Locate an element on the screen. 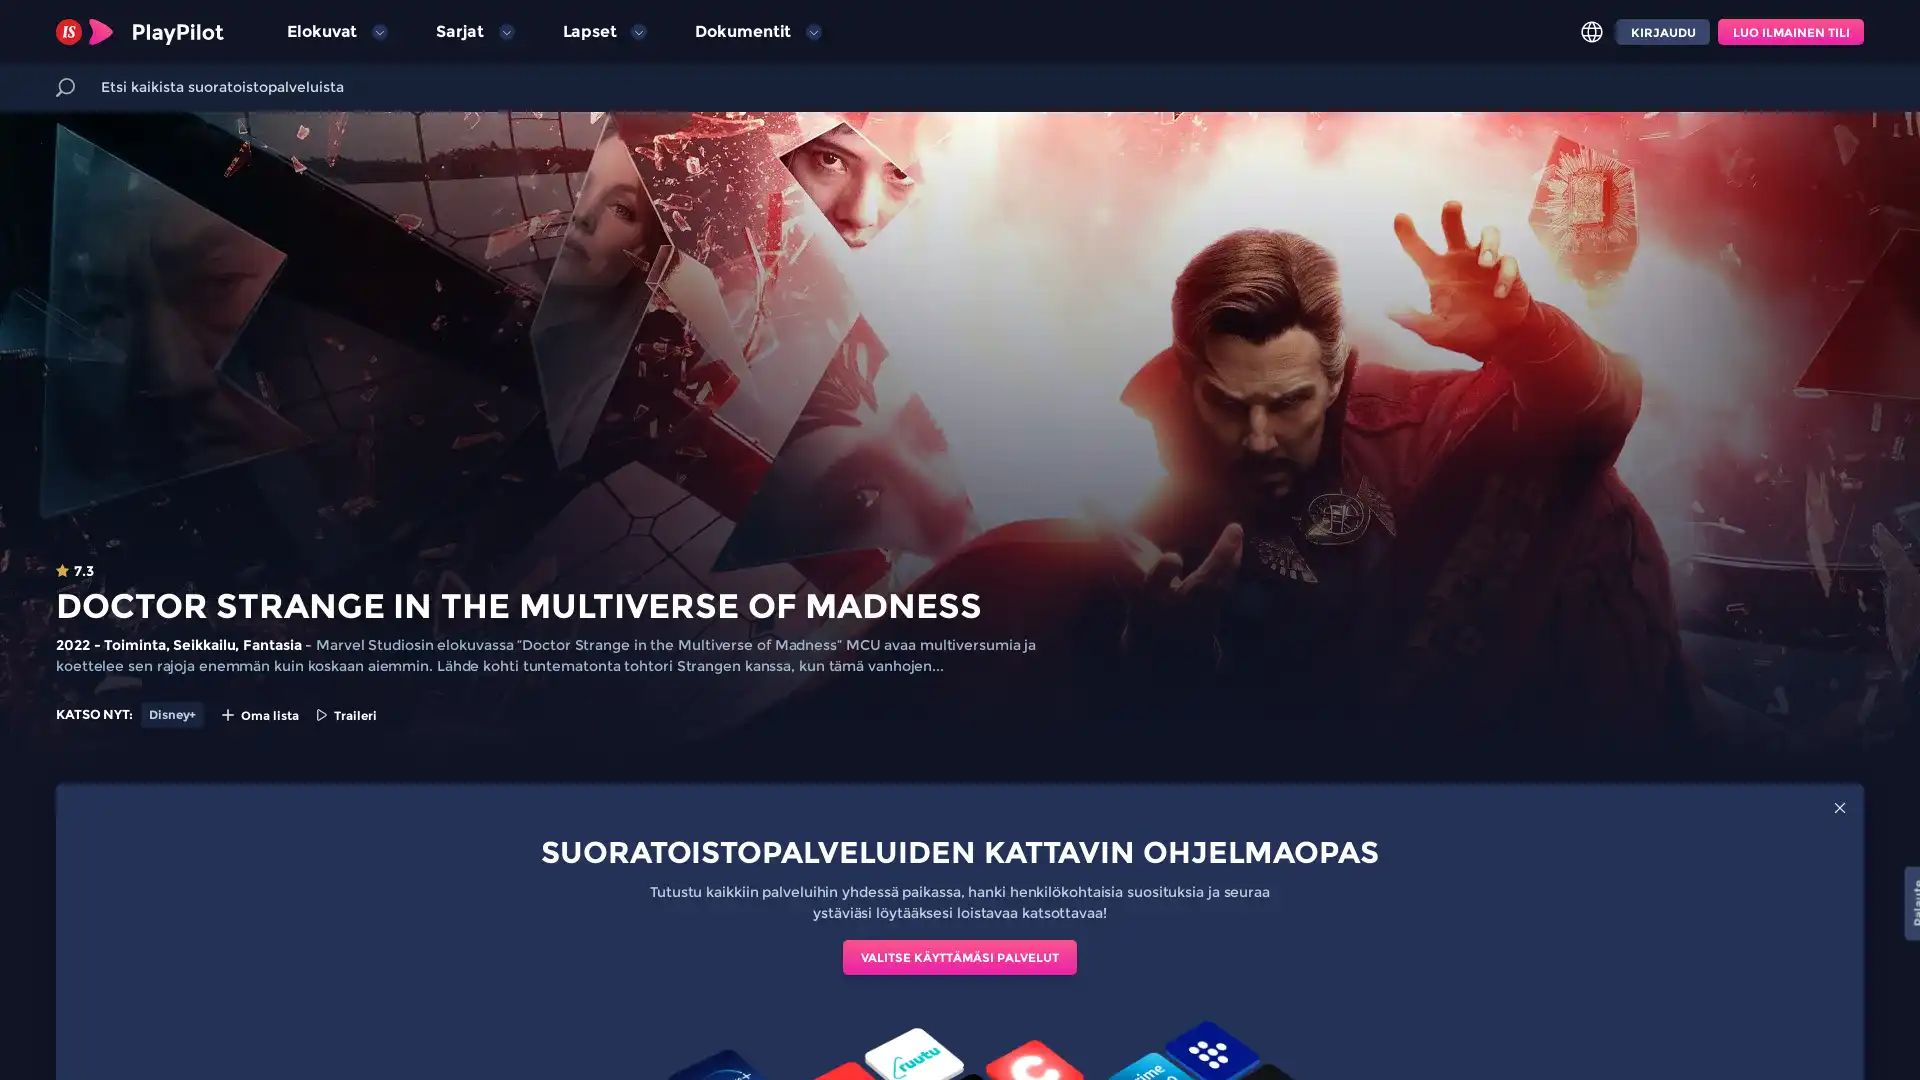 Image resolution: width=1920 pixels, height=1080 pixels. Expand menu is located at coordinates (637, 31).